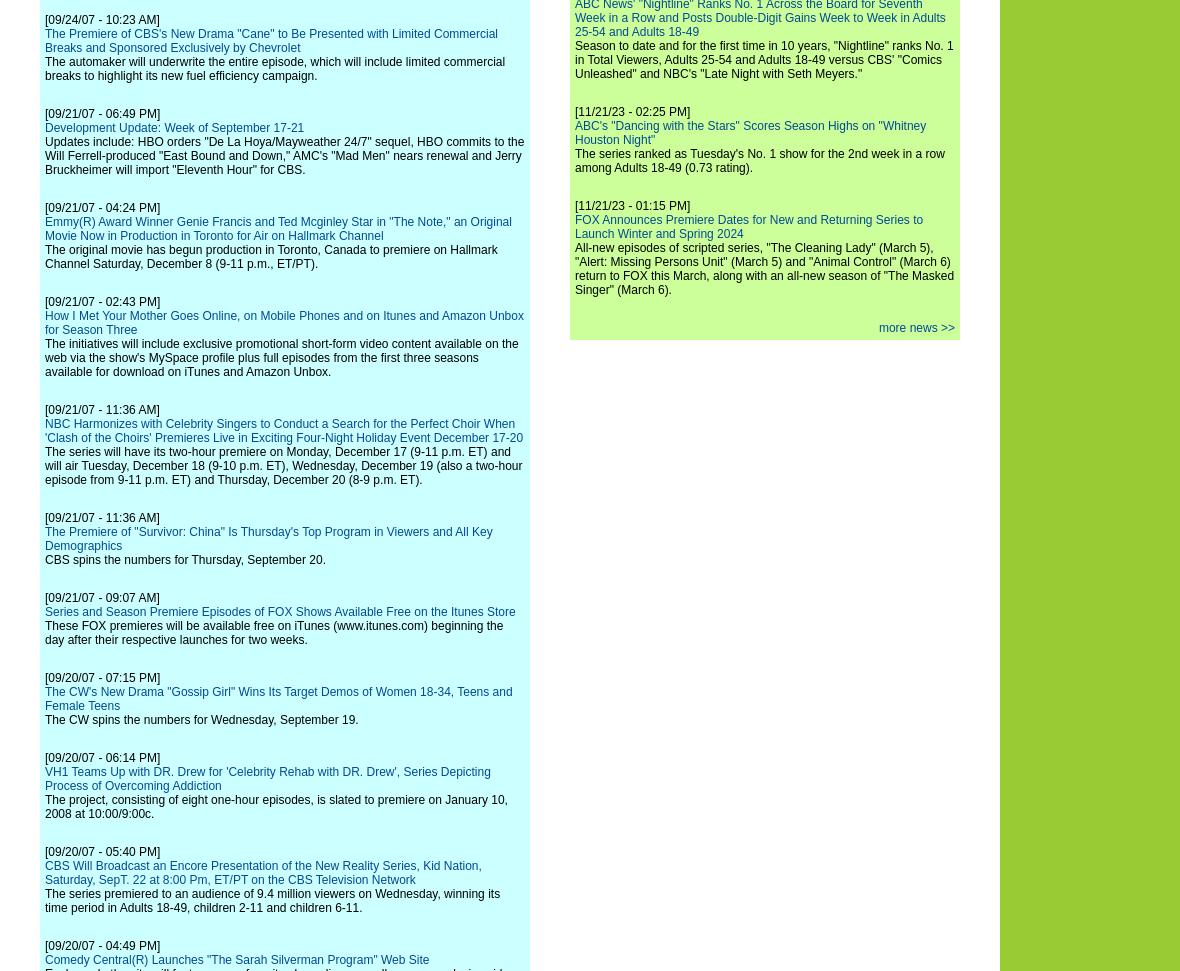 Image resolution: width=1180 pixels, height=971 pixels. Describe the element at coordinates (764, 59) in the screenshot. I see `'Season to date and for the first time in 10 years, "Nightline" ranks No. 1 in Total Viewers, Adults 25-54 and Adults 18-49 versus CBS' "Comics Unleashed" and NBC's "Late Night with Seth Meyers."'` at that location.